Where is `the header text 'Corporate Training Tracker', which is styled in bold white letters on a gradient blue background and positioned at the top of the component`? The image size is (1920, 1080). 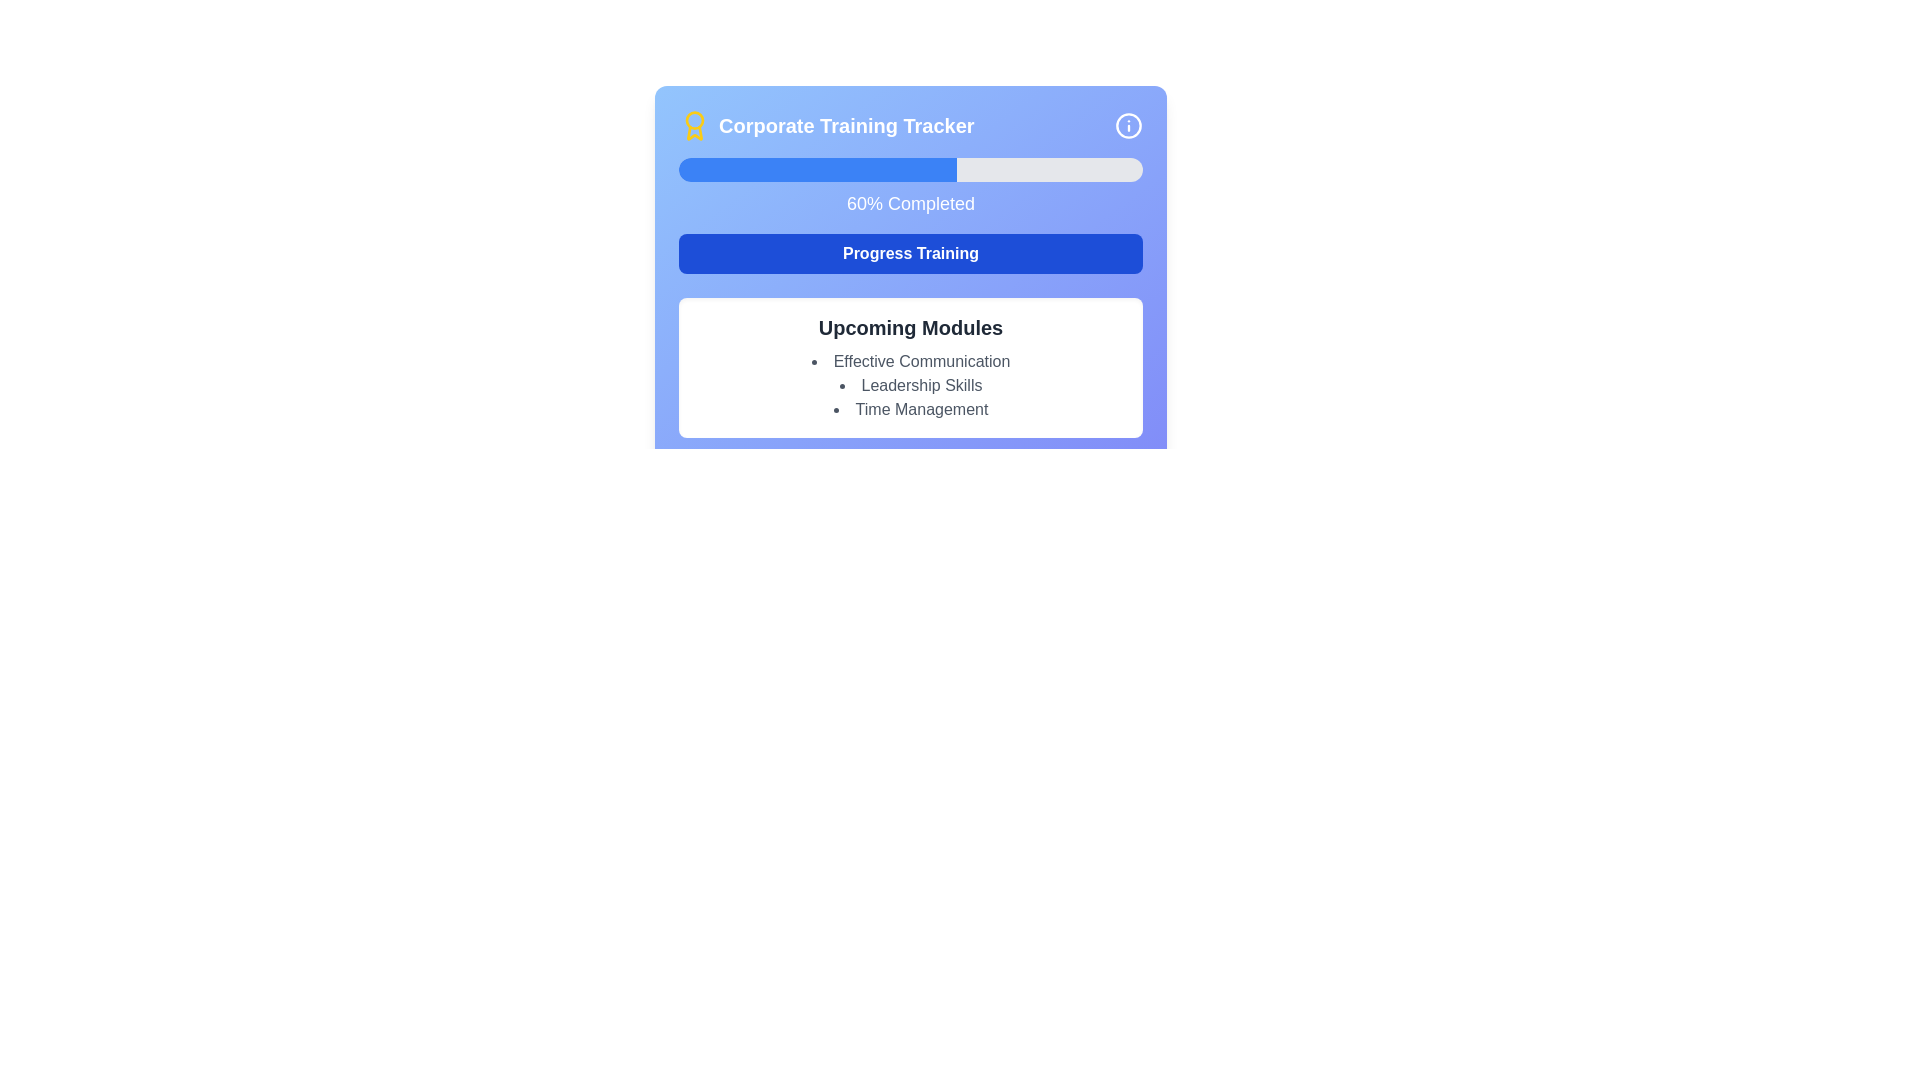
the header text 'Corporate Training Tracker', which is styled in bold white letters on a gradient blue background and positioned at the top of the component is located at coordinates (910, 126).